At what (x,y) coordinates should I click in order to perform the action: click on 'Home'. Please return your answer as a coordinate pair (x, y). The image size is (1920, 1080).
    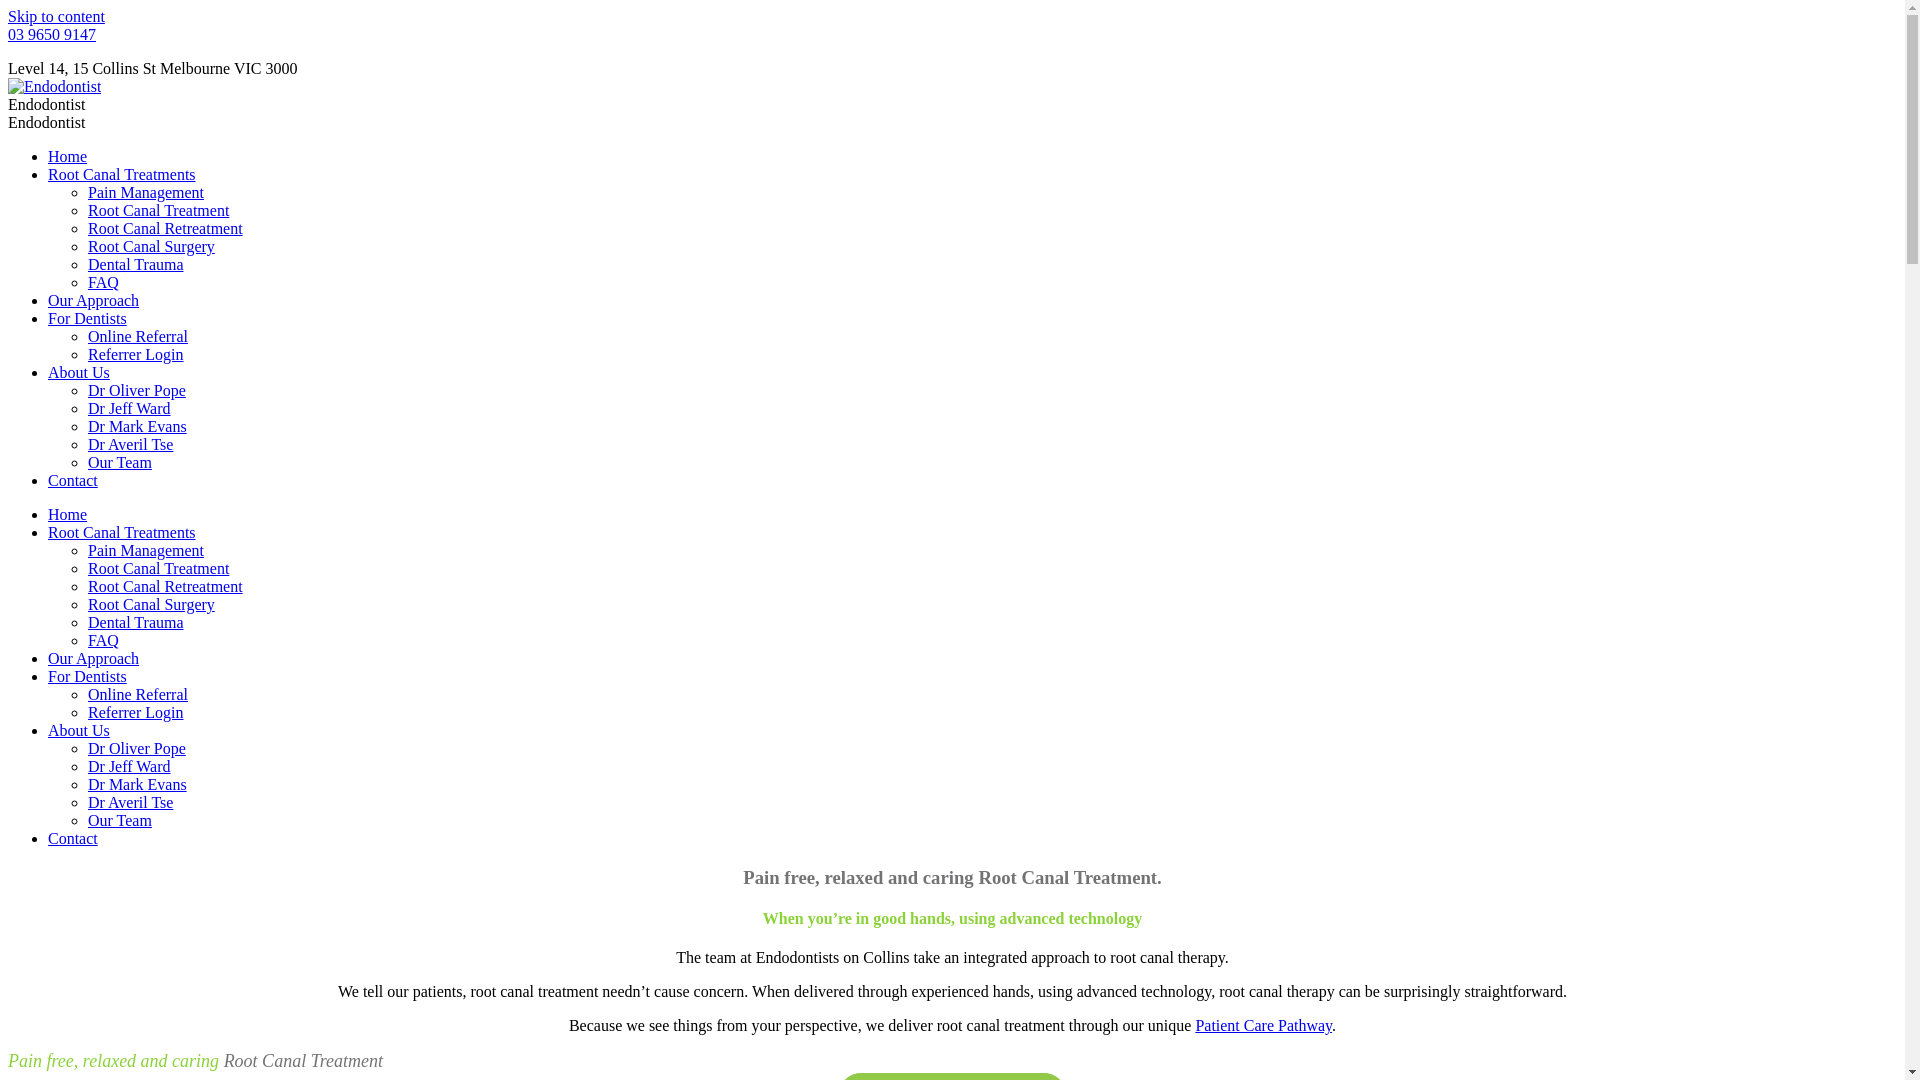
    Looking at the image, I should click on (67, 513).